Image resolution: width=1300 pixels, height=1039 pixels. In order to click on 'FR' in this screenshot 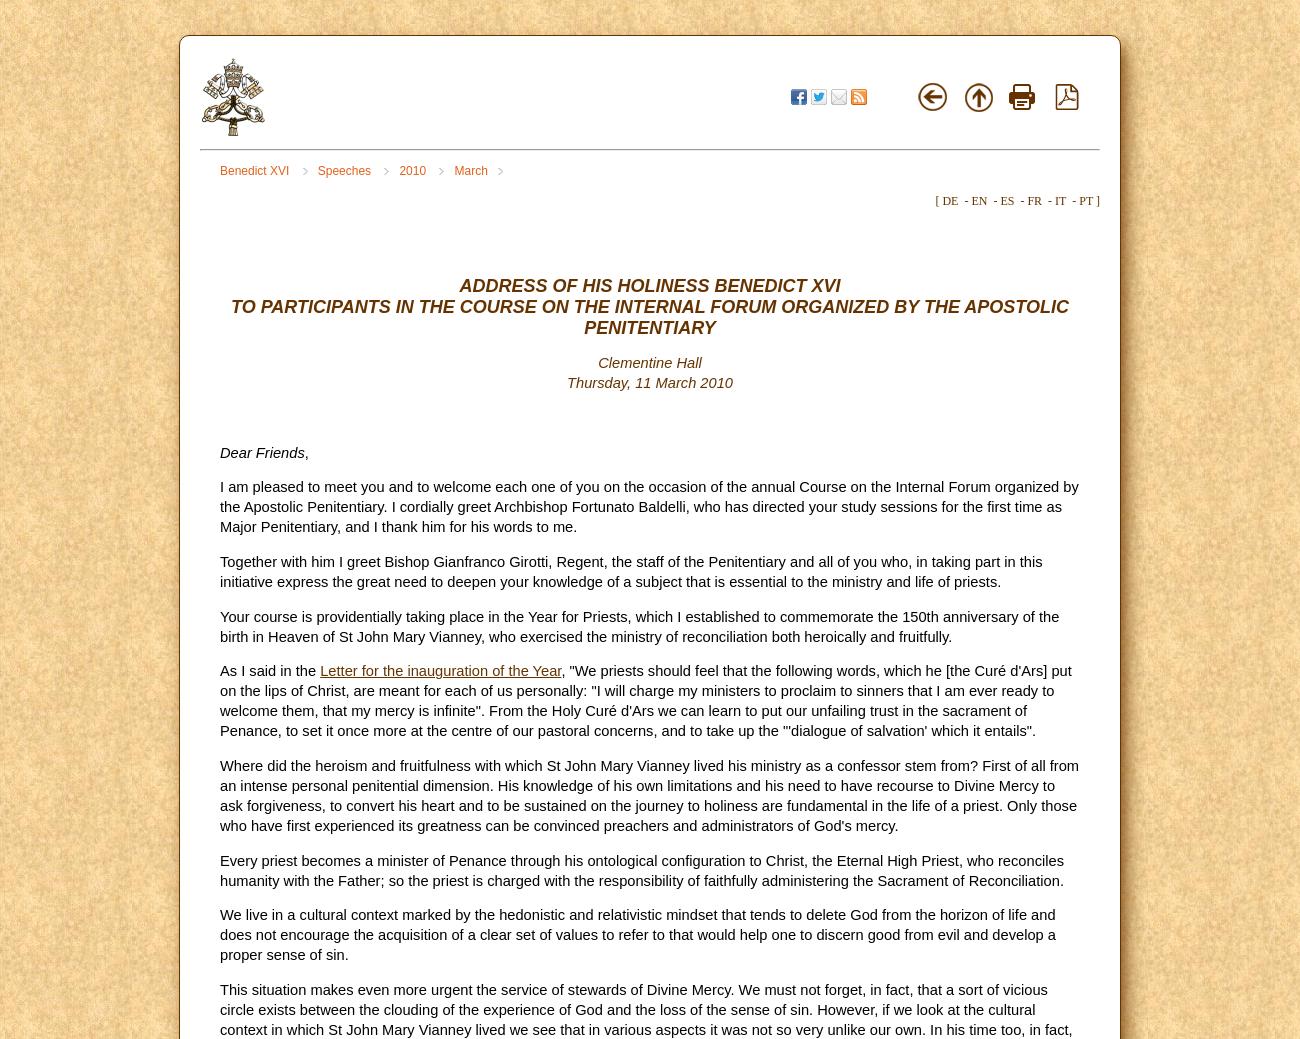, I will do `click(1034, 201)`.